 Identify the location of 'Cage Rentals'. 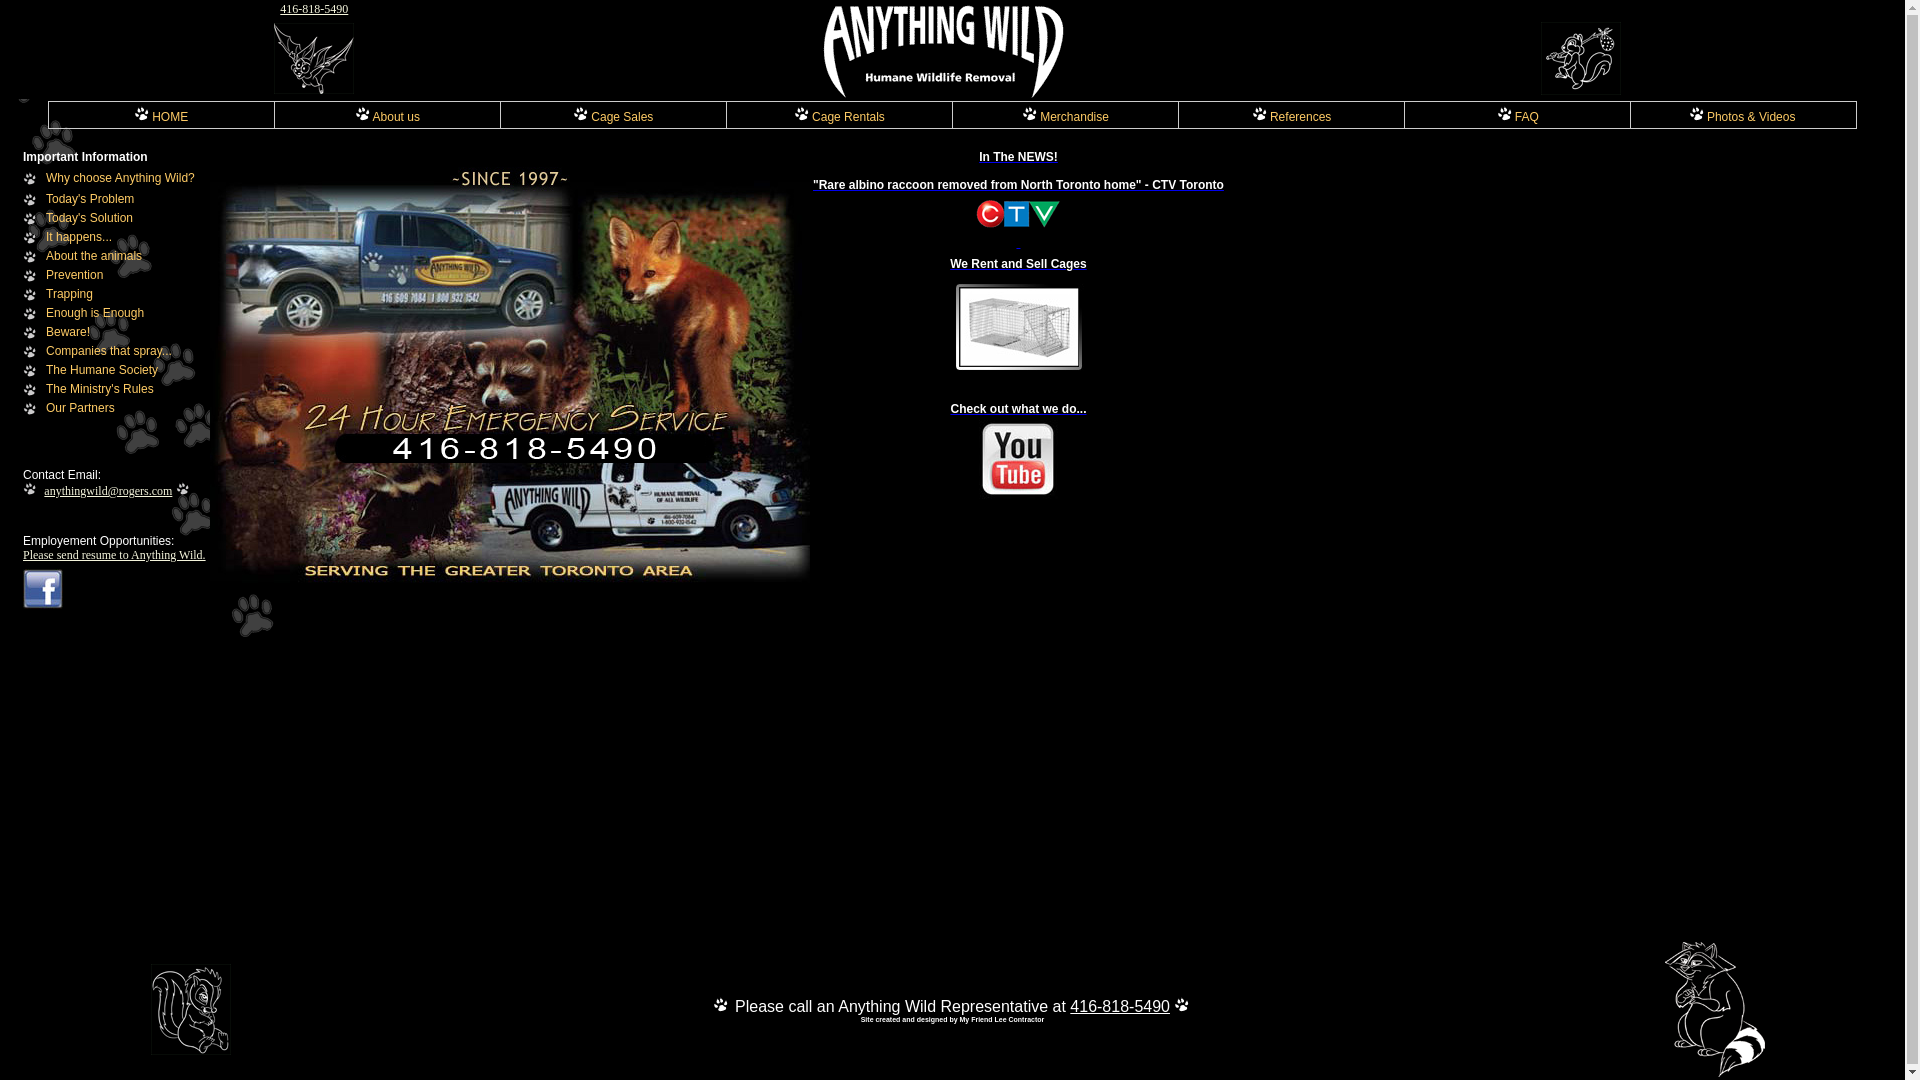
(792, 116).